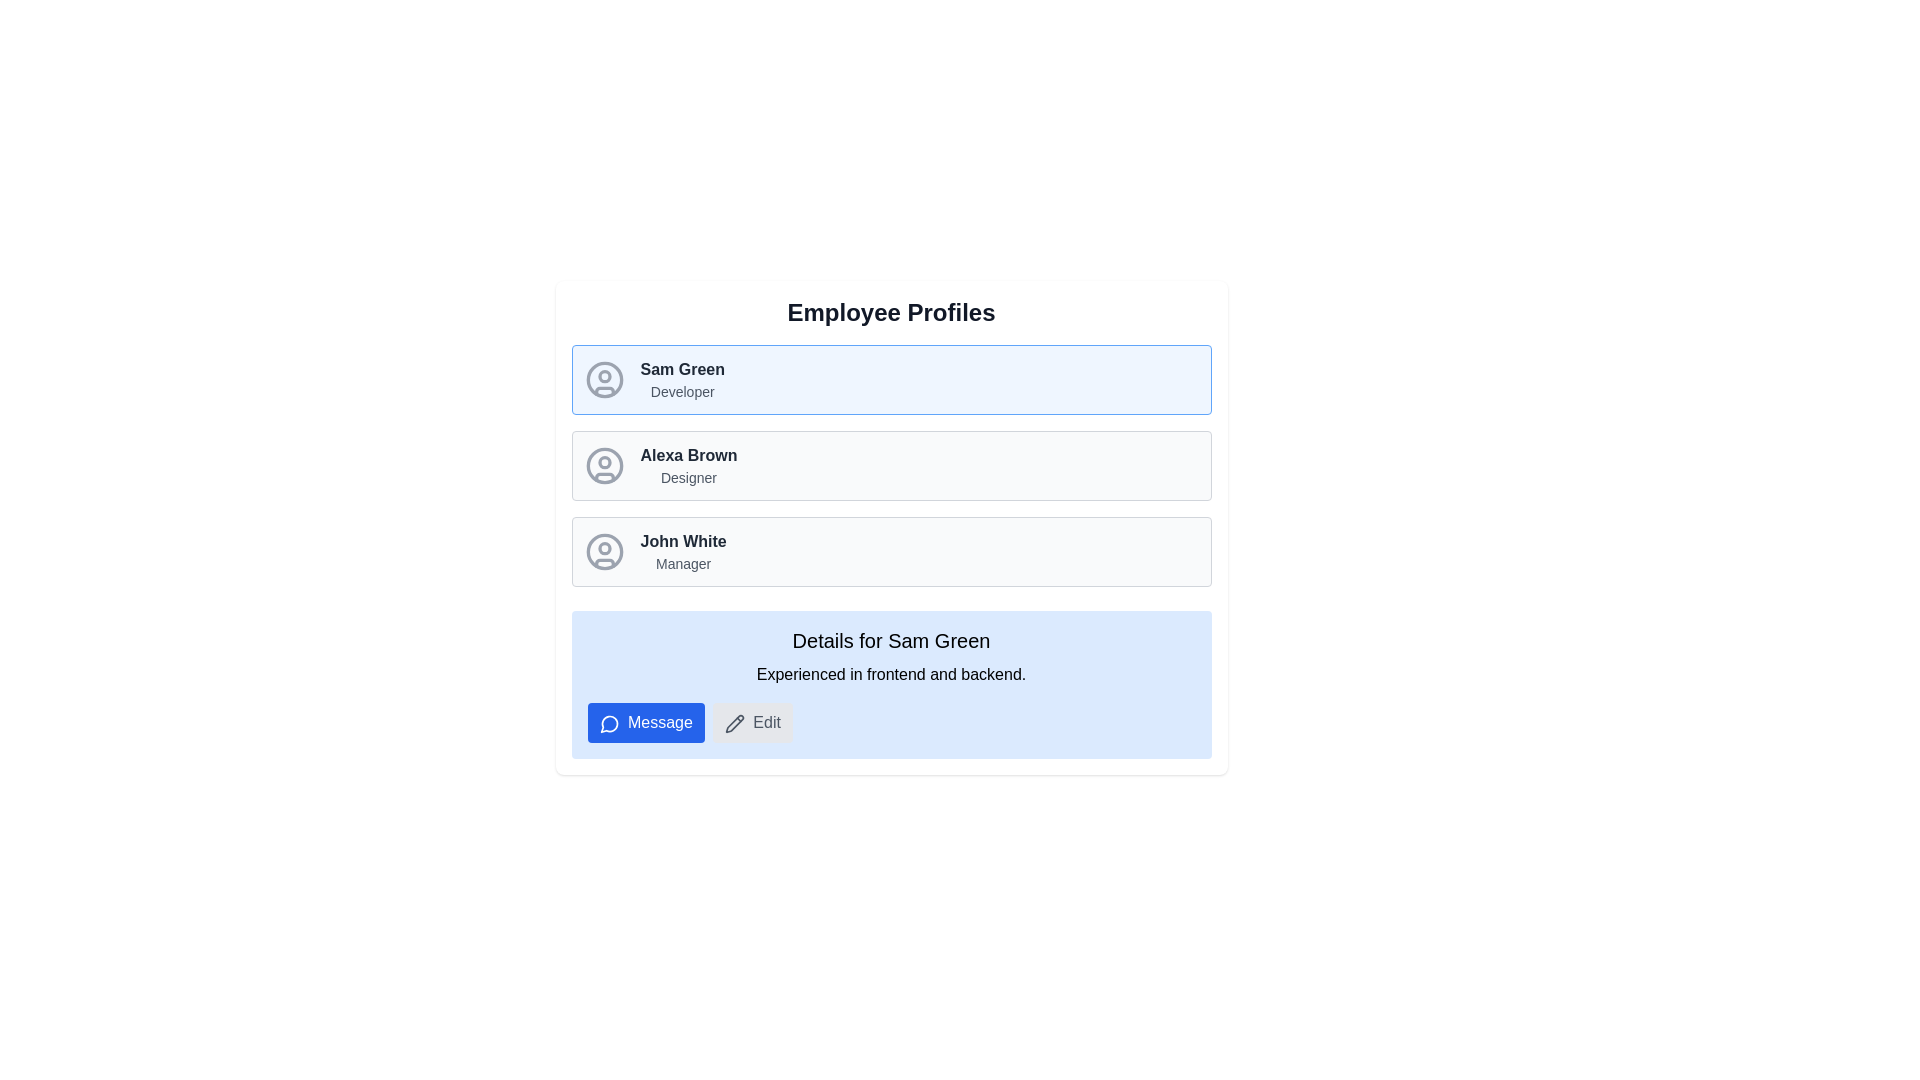  What do you see at coordinates (603, 380) in the screenshot?
I see `the user profile icon representing 'Sam Green' located in the profile block at the top of the employee list` at bounding box center [603, 380].